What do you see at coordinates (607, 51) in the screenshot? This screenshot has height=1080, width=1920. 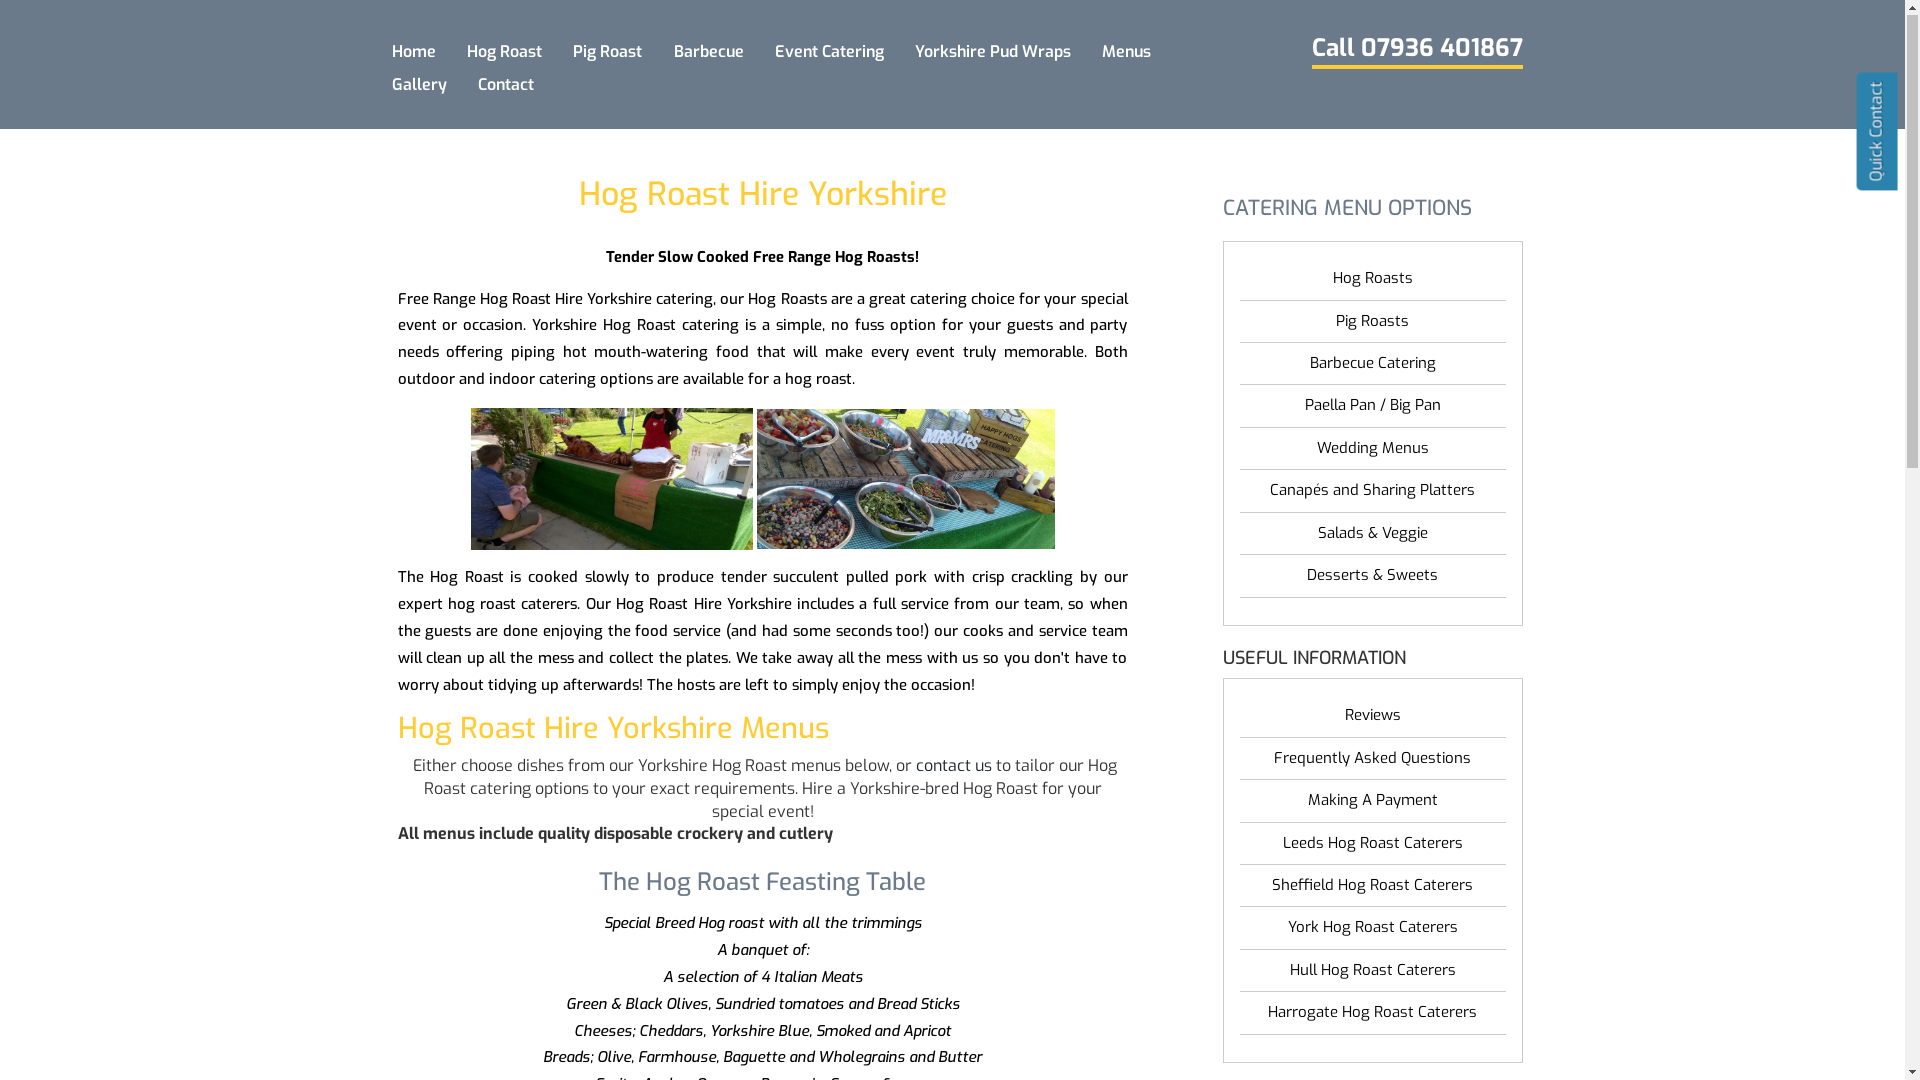 I see `'Pig Roast'` at bounding box center [607, 51].